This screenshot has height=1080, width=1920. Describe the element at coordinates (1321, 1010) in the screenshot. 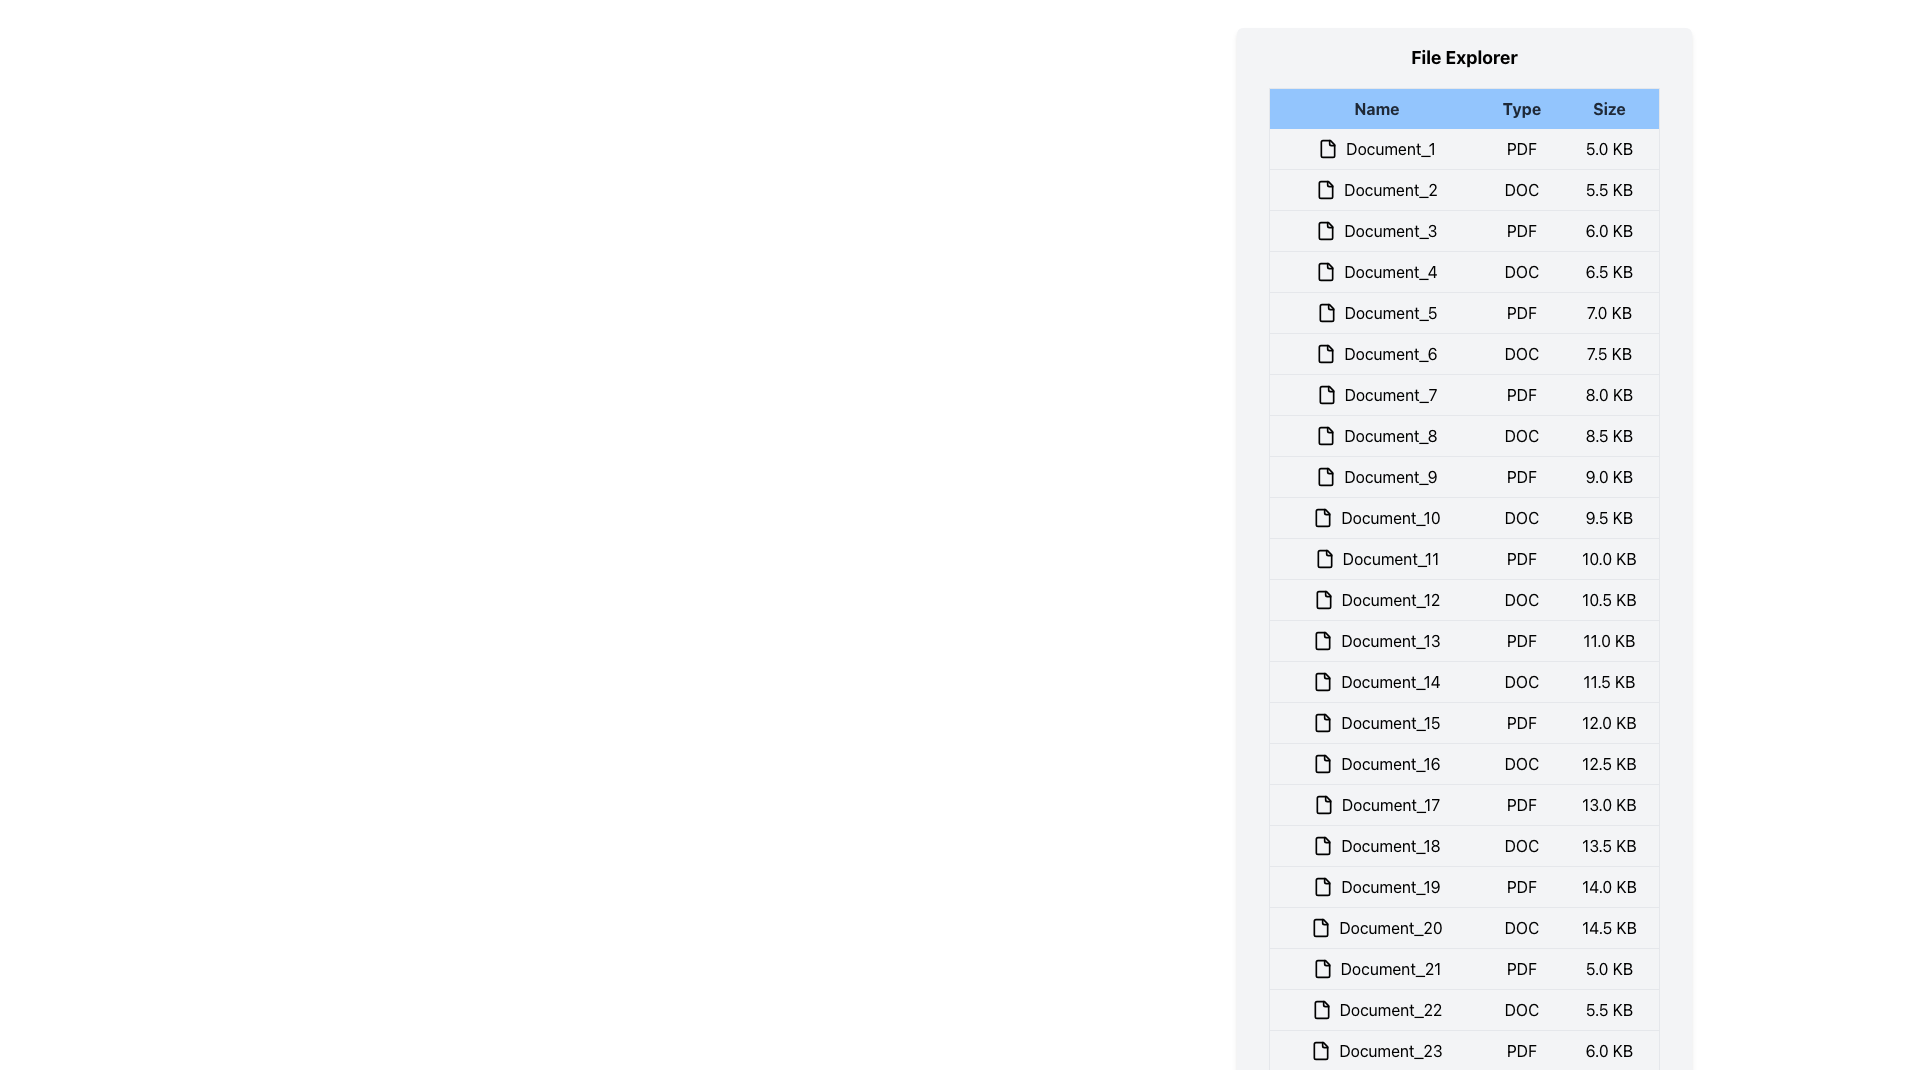

I see `the icon to the left of the text 'Document_22' in the file listing interface` at that location.